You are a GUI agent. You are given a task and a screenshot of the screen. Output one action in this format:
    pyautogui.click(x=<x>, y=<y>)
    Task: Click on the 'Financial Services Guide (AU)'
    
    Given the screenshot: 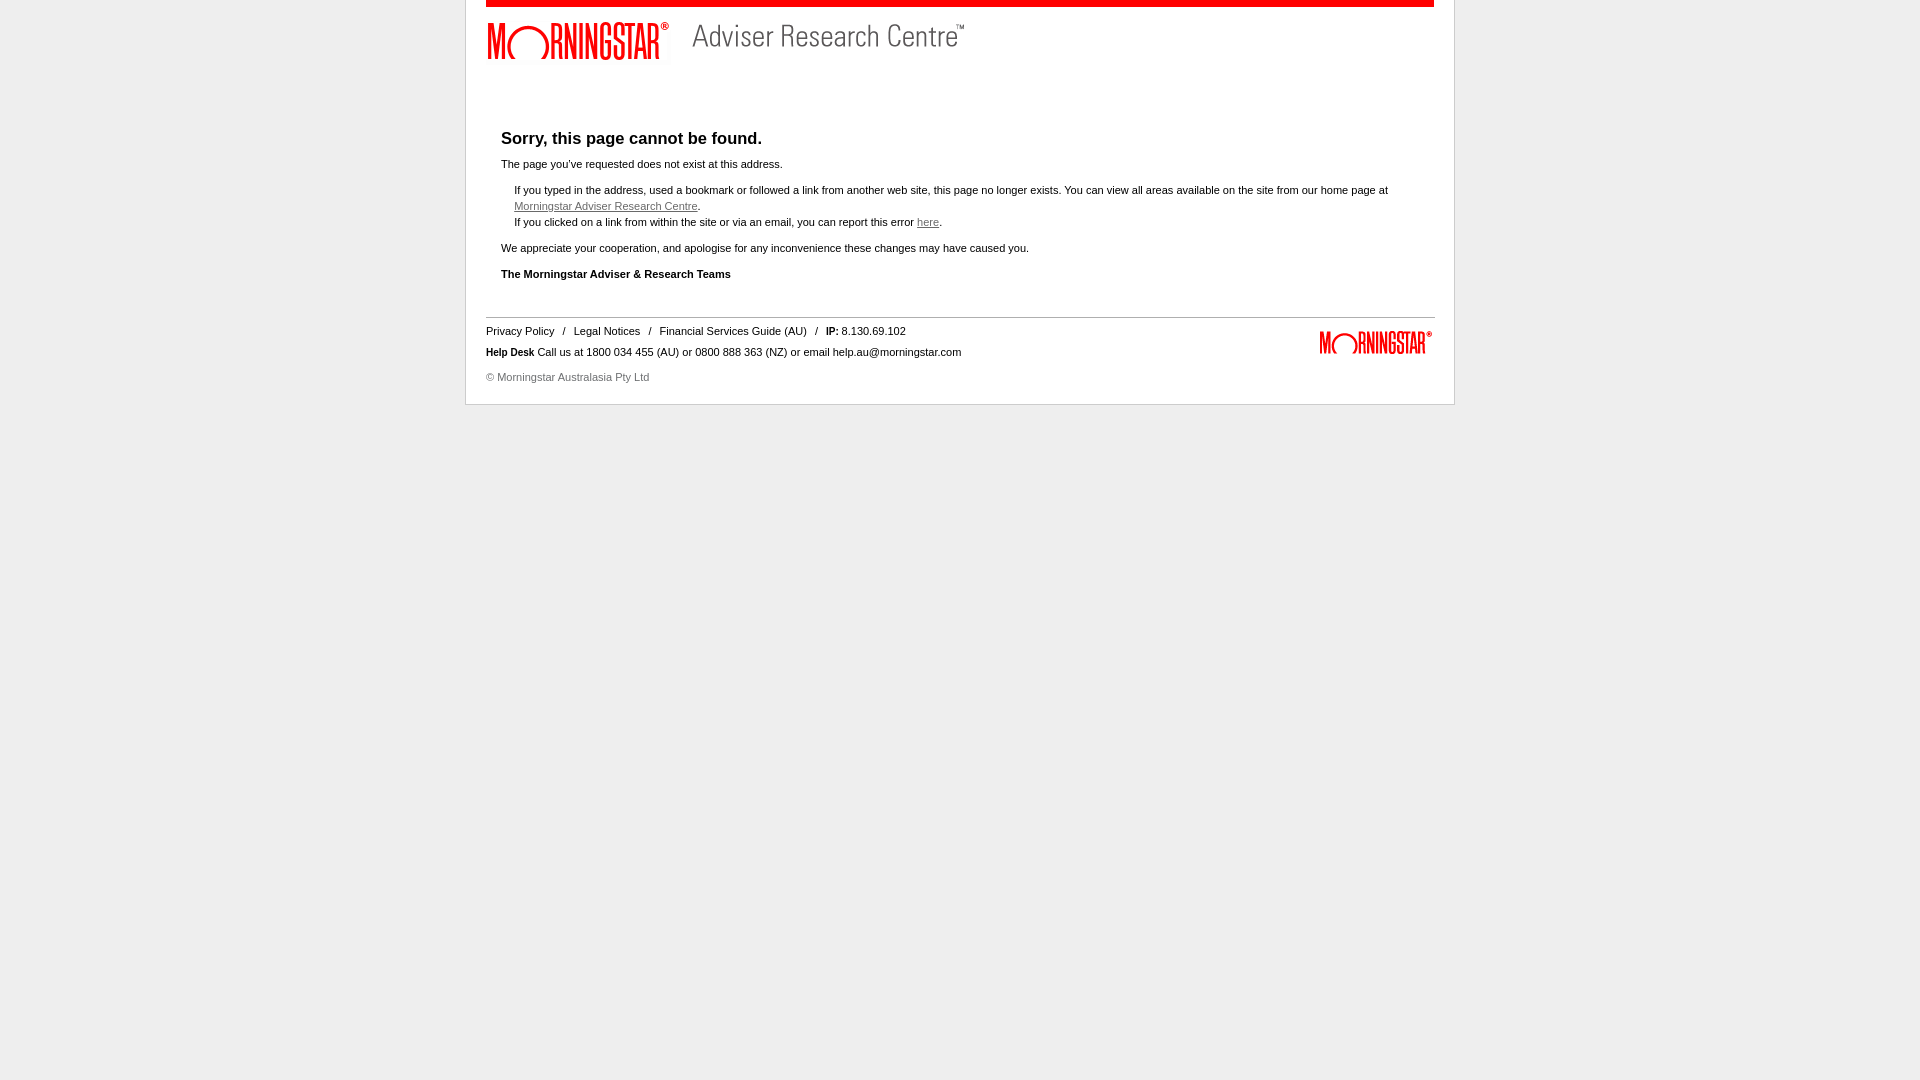 What is the action you would take?
    pyautogui.click(x=660, y=330)
    